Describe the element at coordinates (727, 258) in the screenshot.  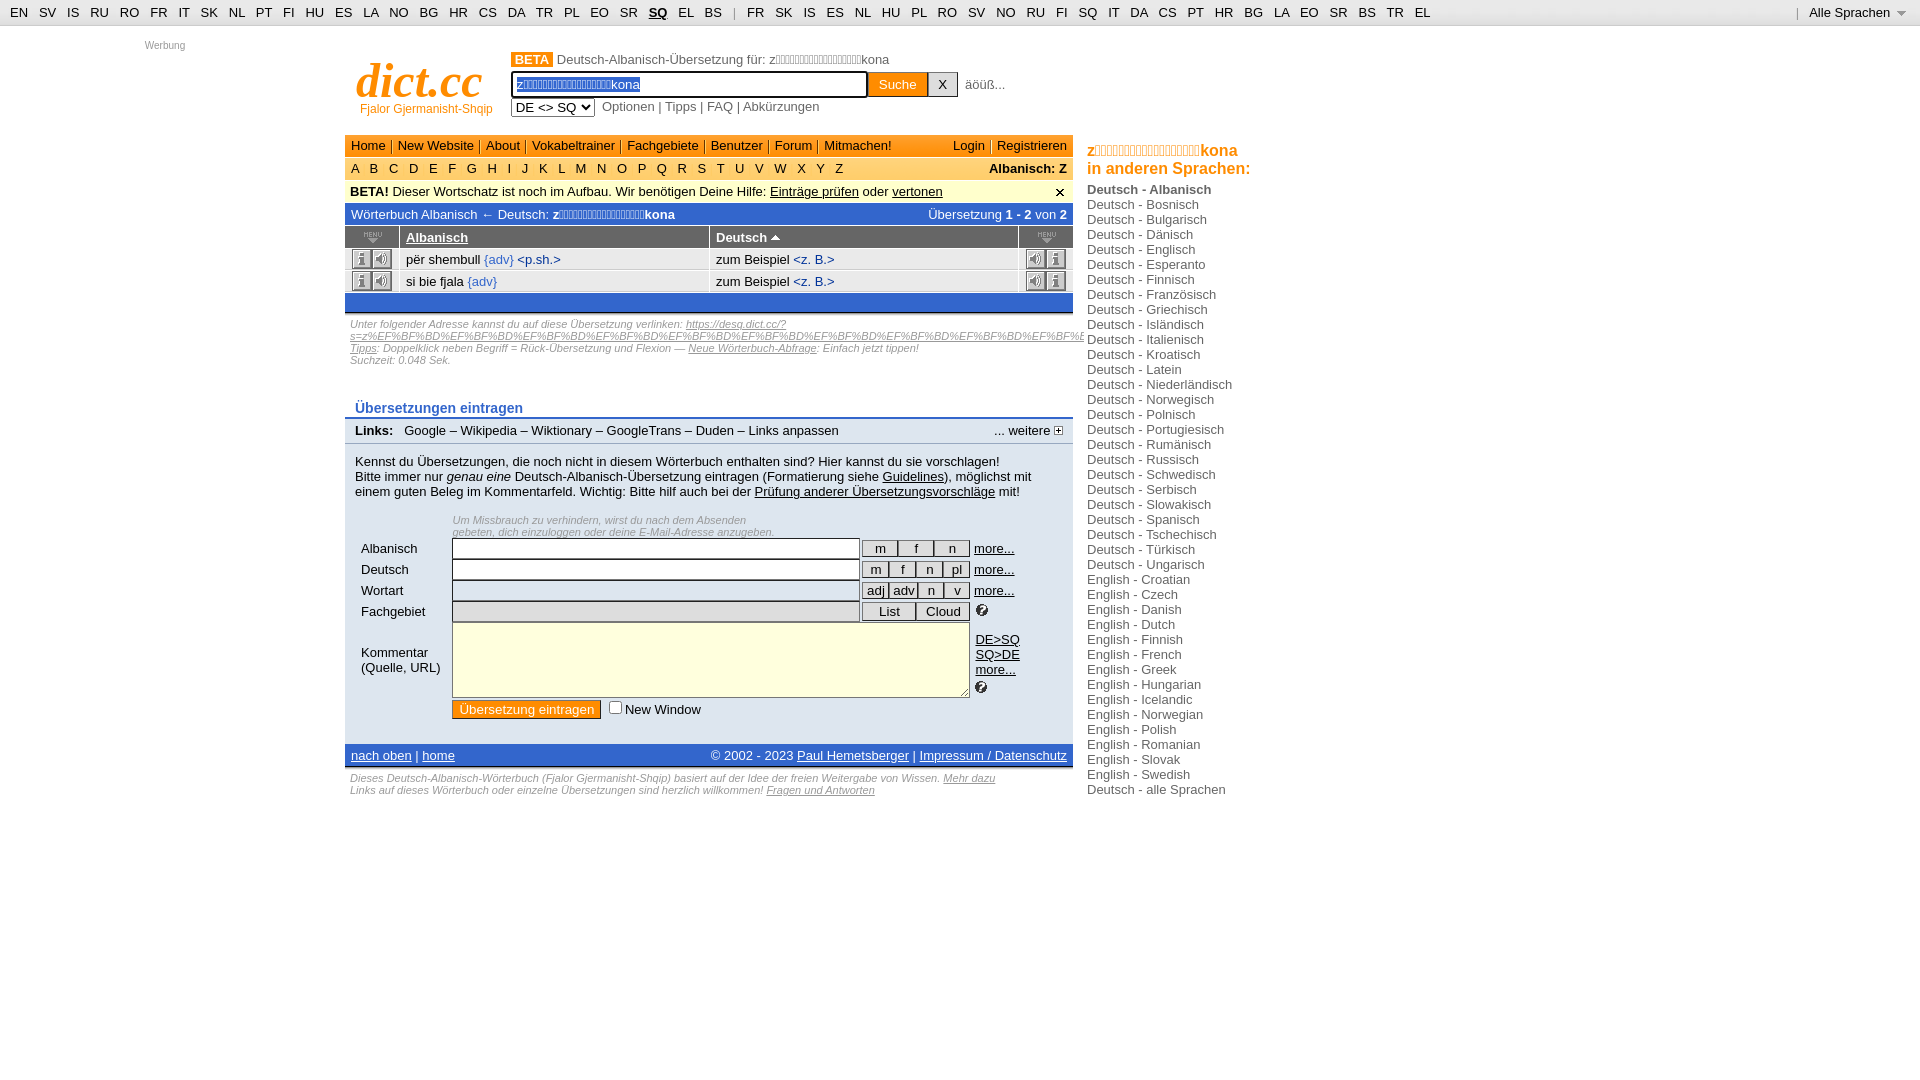
I see `'zum'` at that location.